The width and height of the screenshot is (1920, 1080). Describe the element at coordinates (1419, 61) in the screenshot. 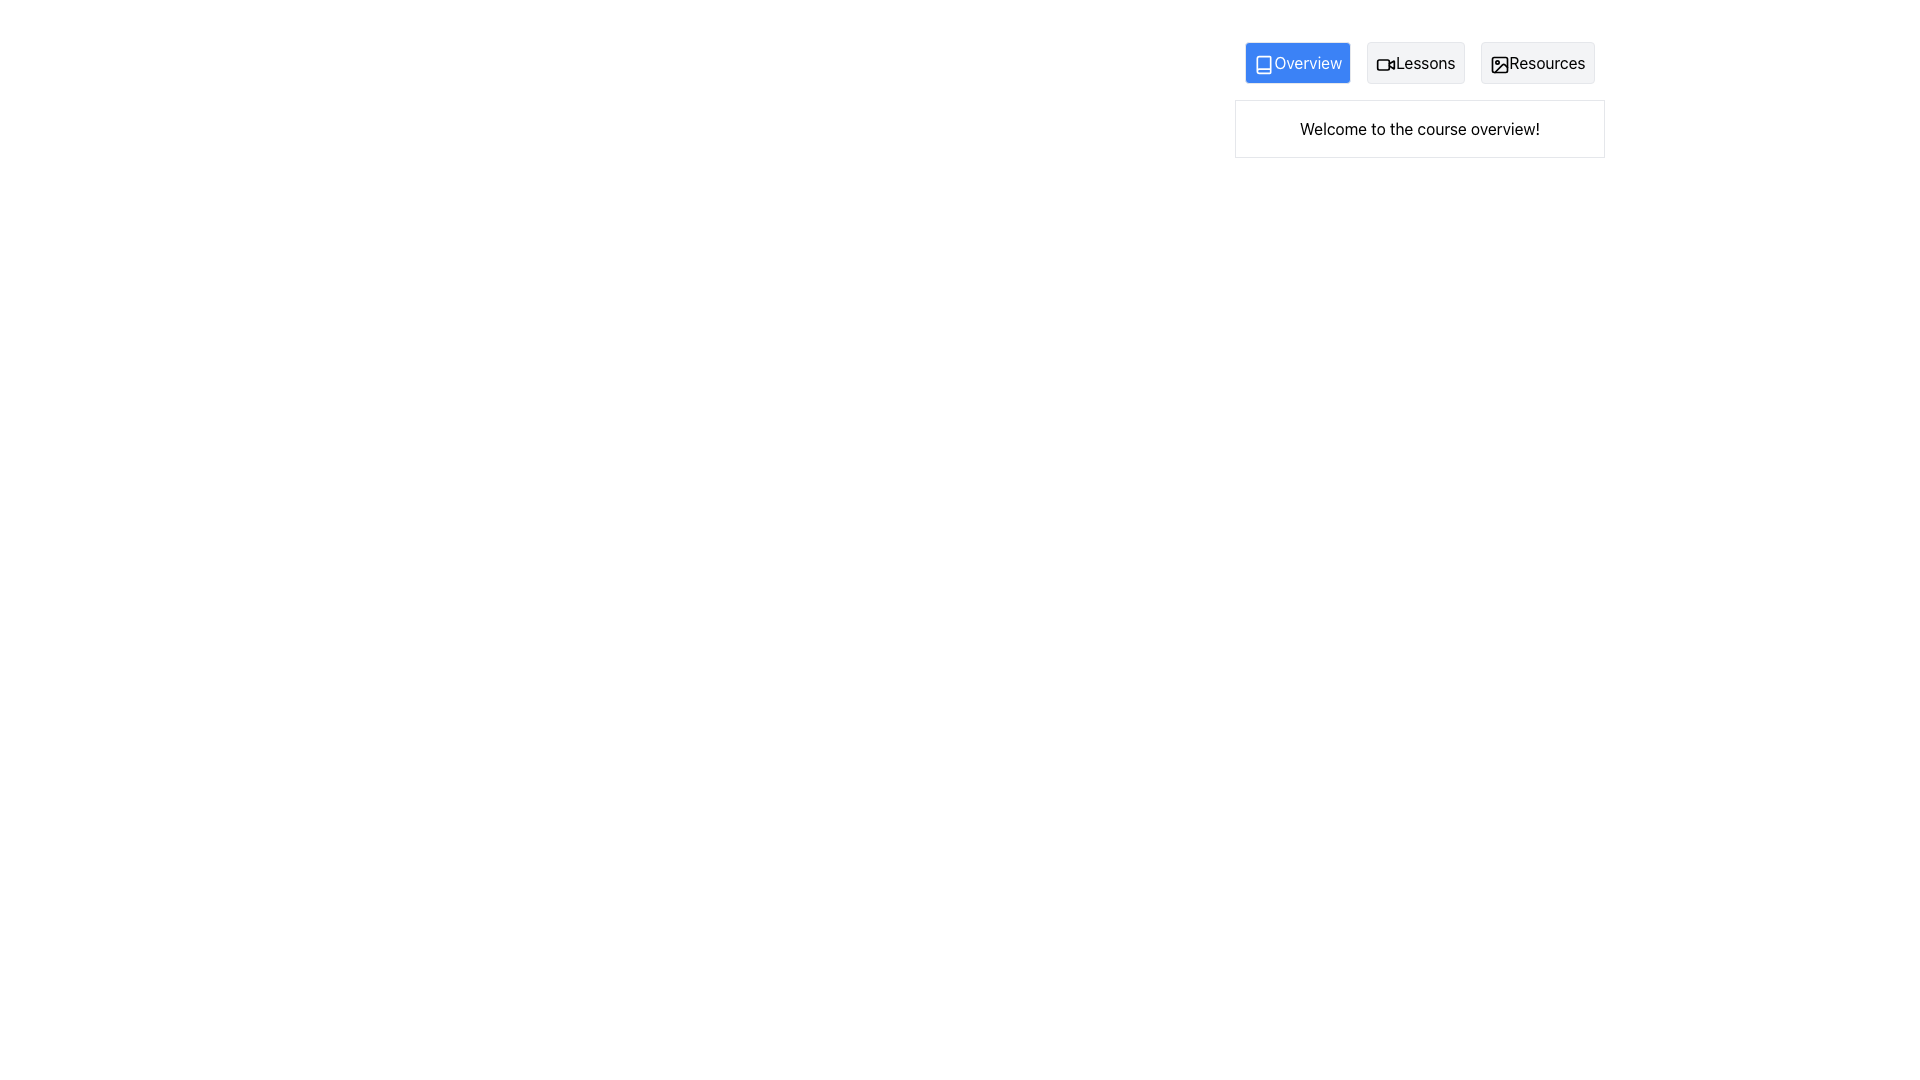

I see `the 'Lessons' button, which is the middle button in a row of three labeled 'Overview', 'Lessons', and 'Resources'` at that location.